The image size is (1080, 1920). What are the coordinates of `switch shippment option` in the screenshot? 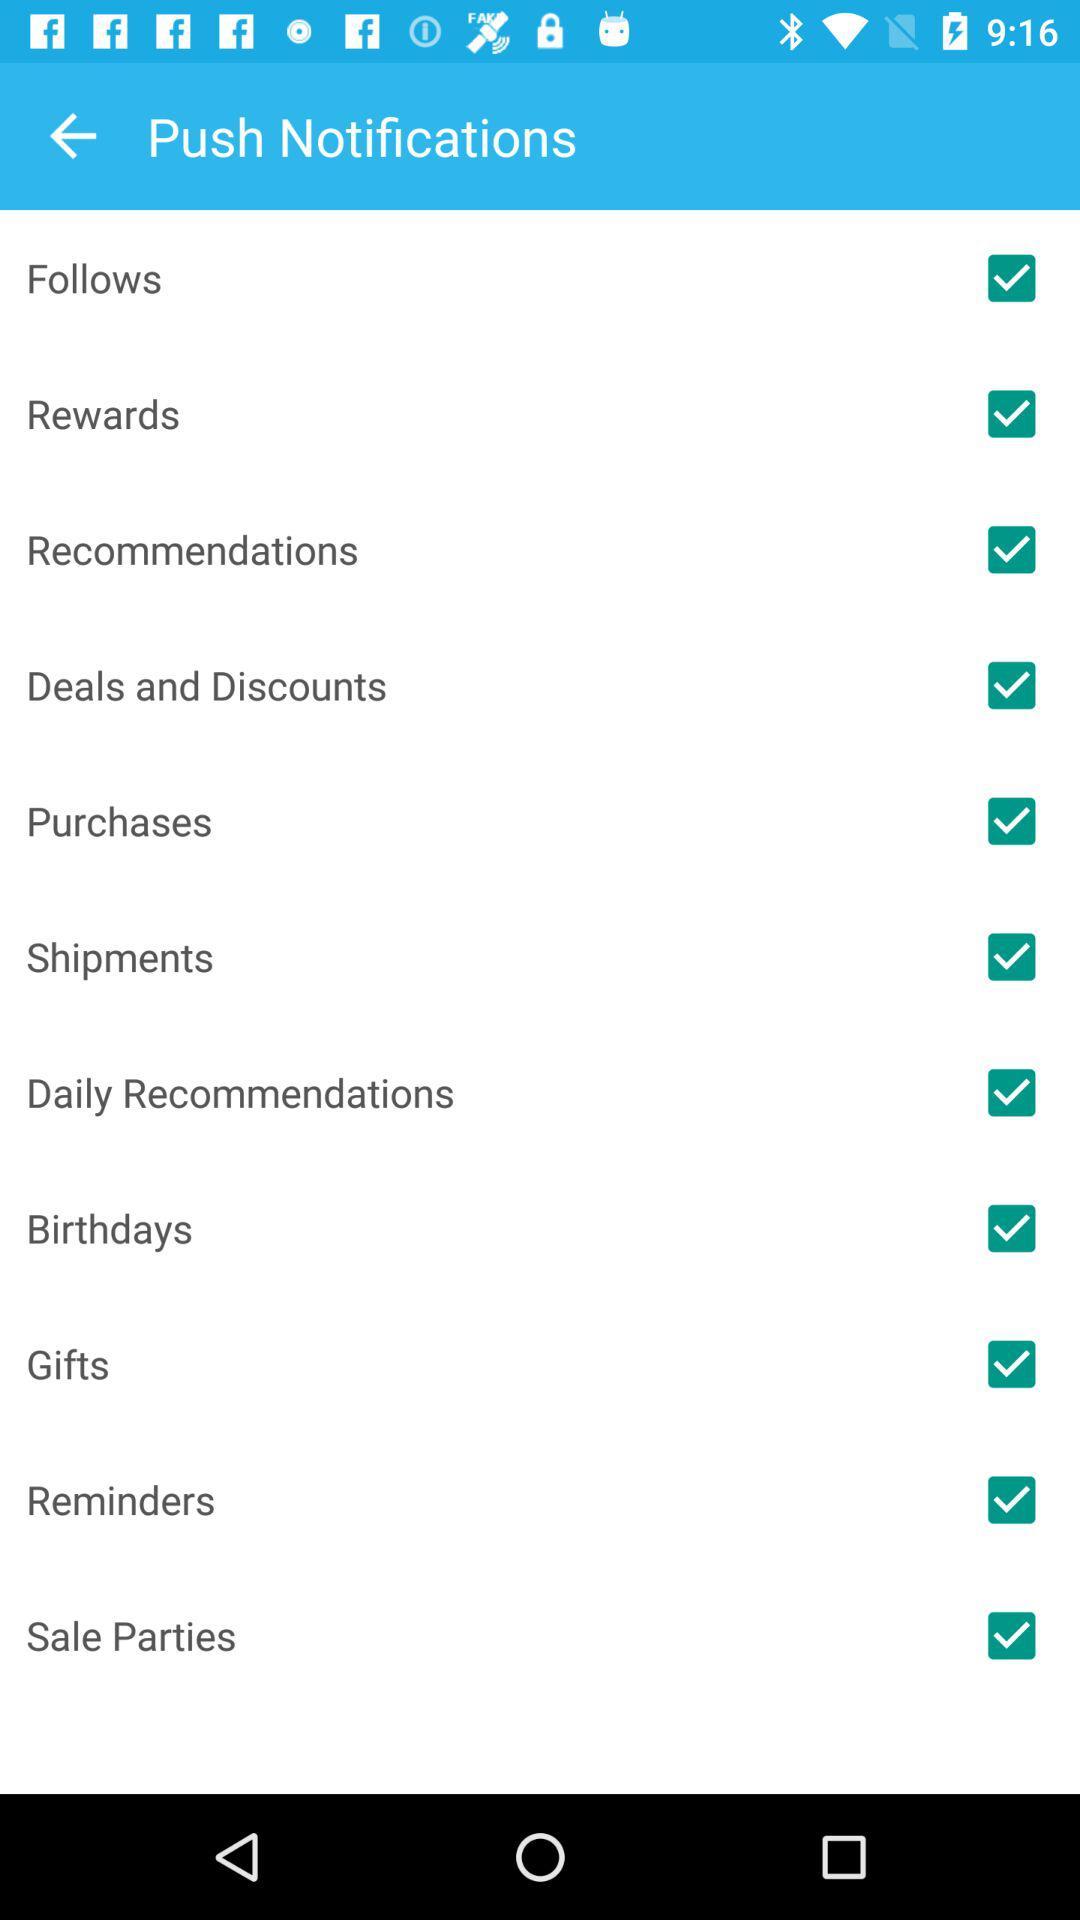 It's located at (1011, 955).